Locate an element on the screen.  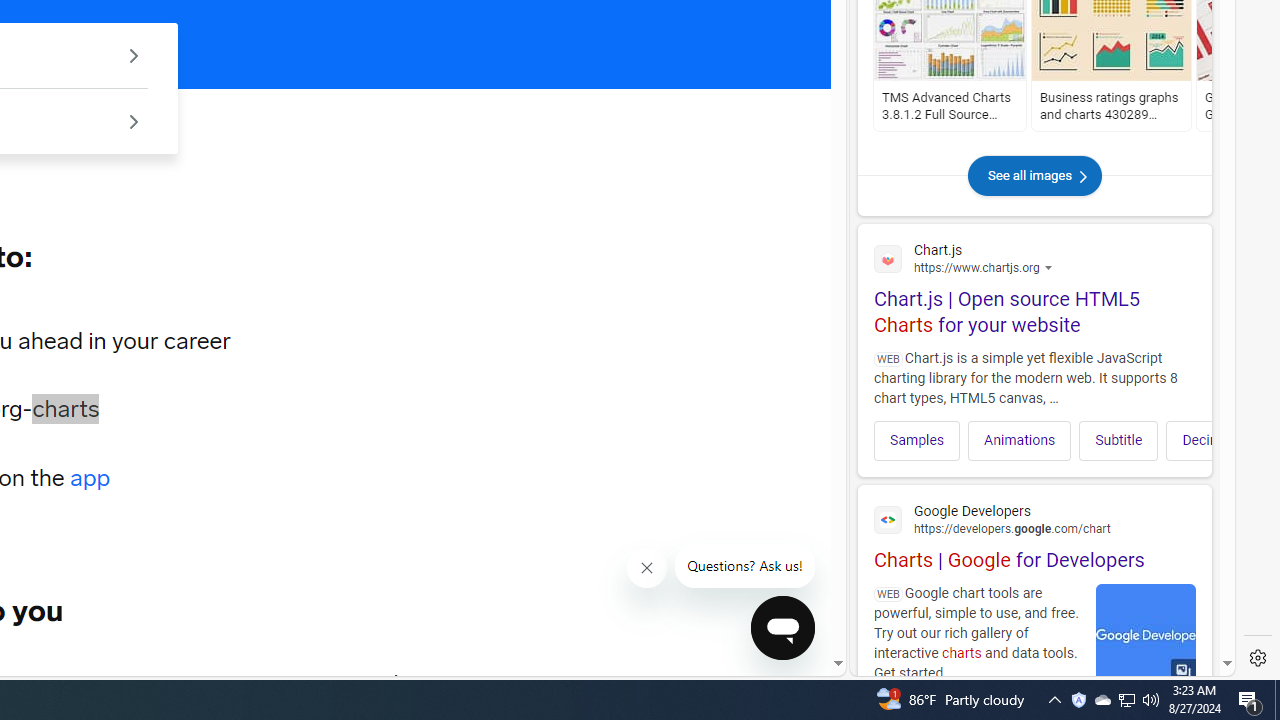
'See group offers' is located at coordinates (132, 121).